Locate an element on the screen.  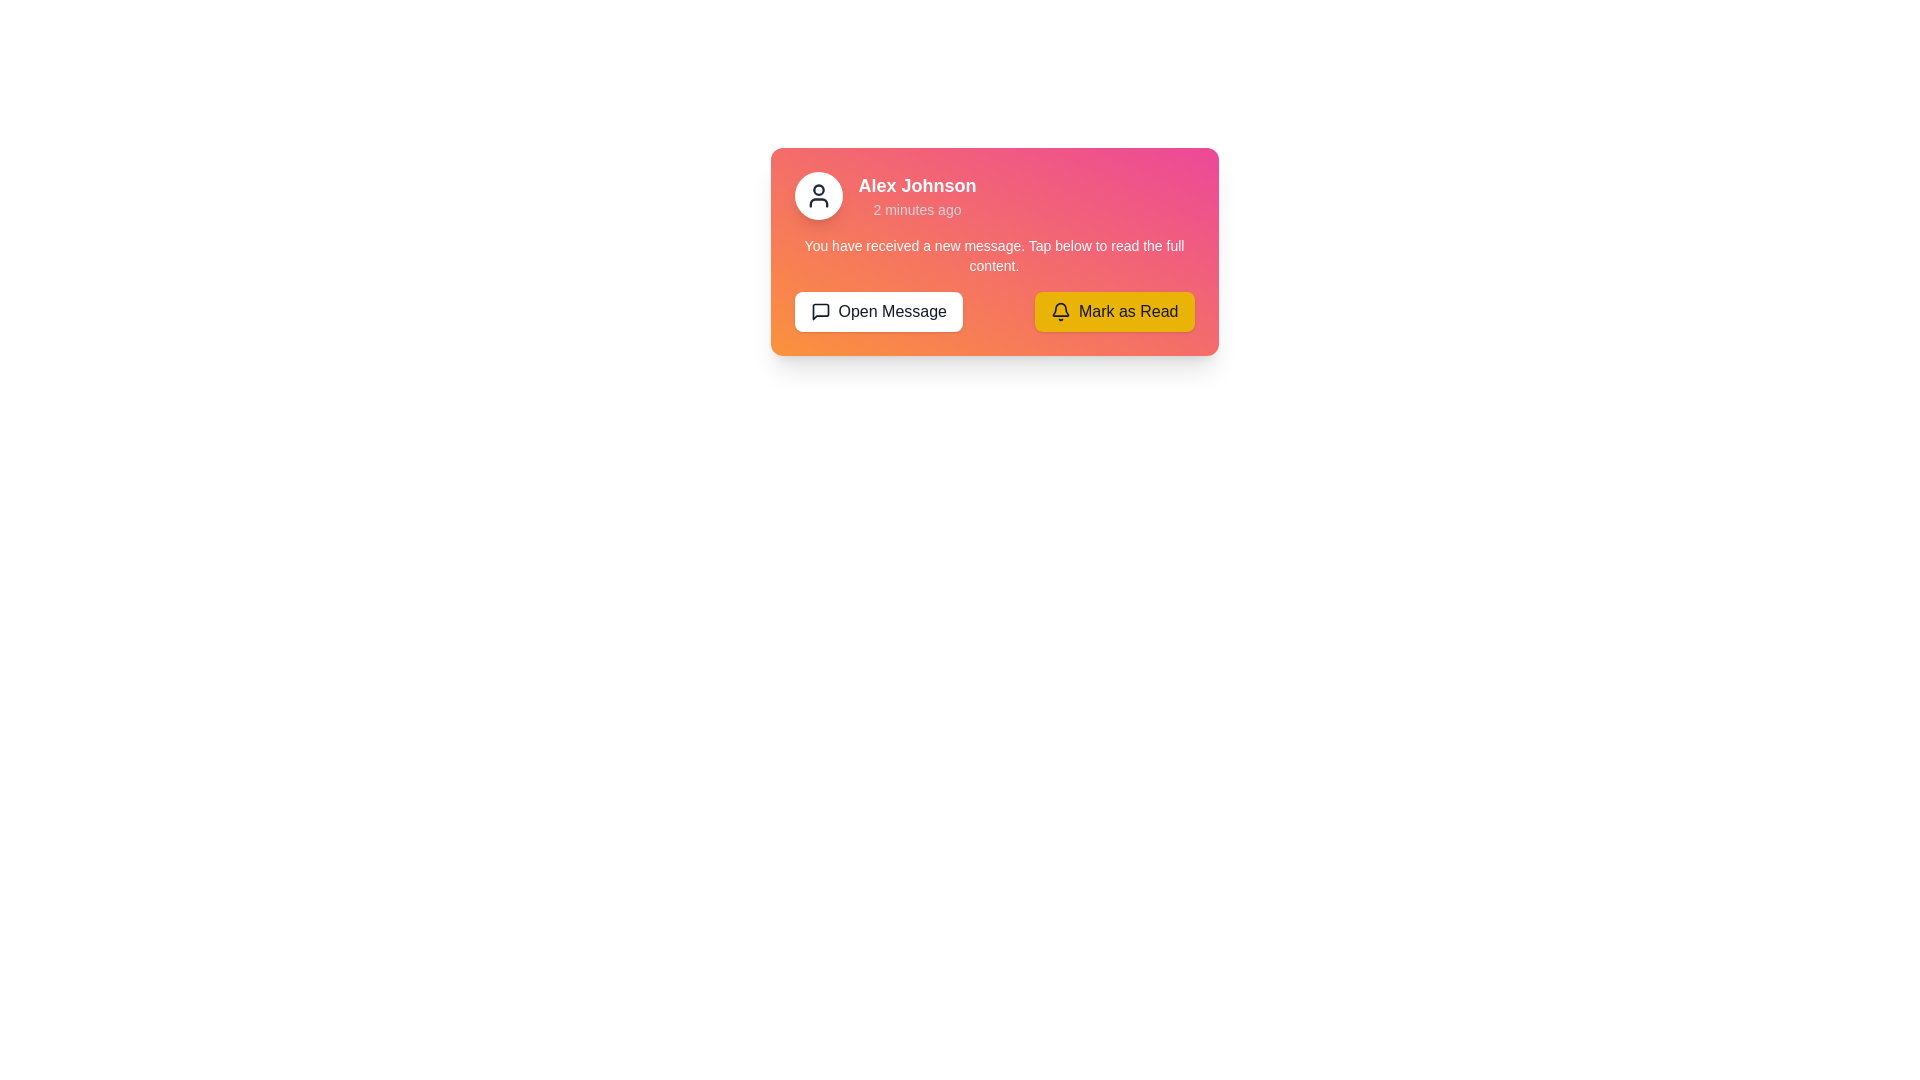
the notification icon located in the top-left corner of the card associated with user 'Alex Johnson' is located at coordinates (818, 196).